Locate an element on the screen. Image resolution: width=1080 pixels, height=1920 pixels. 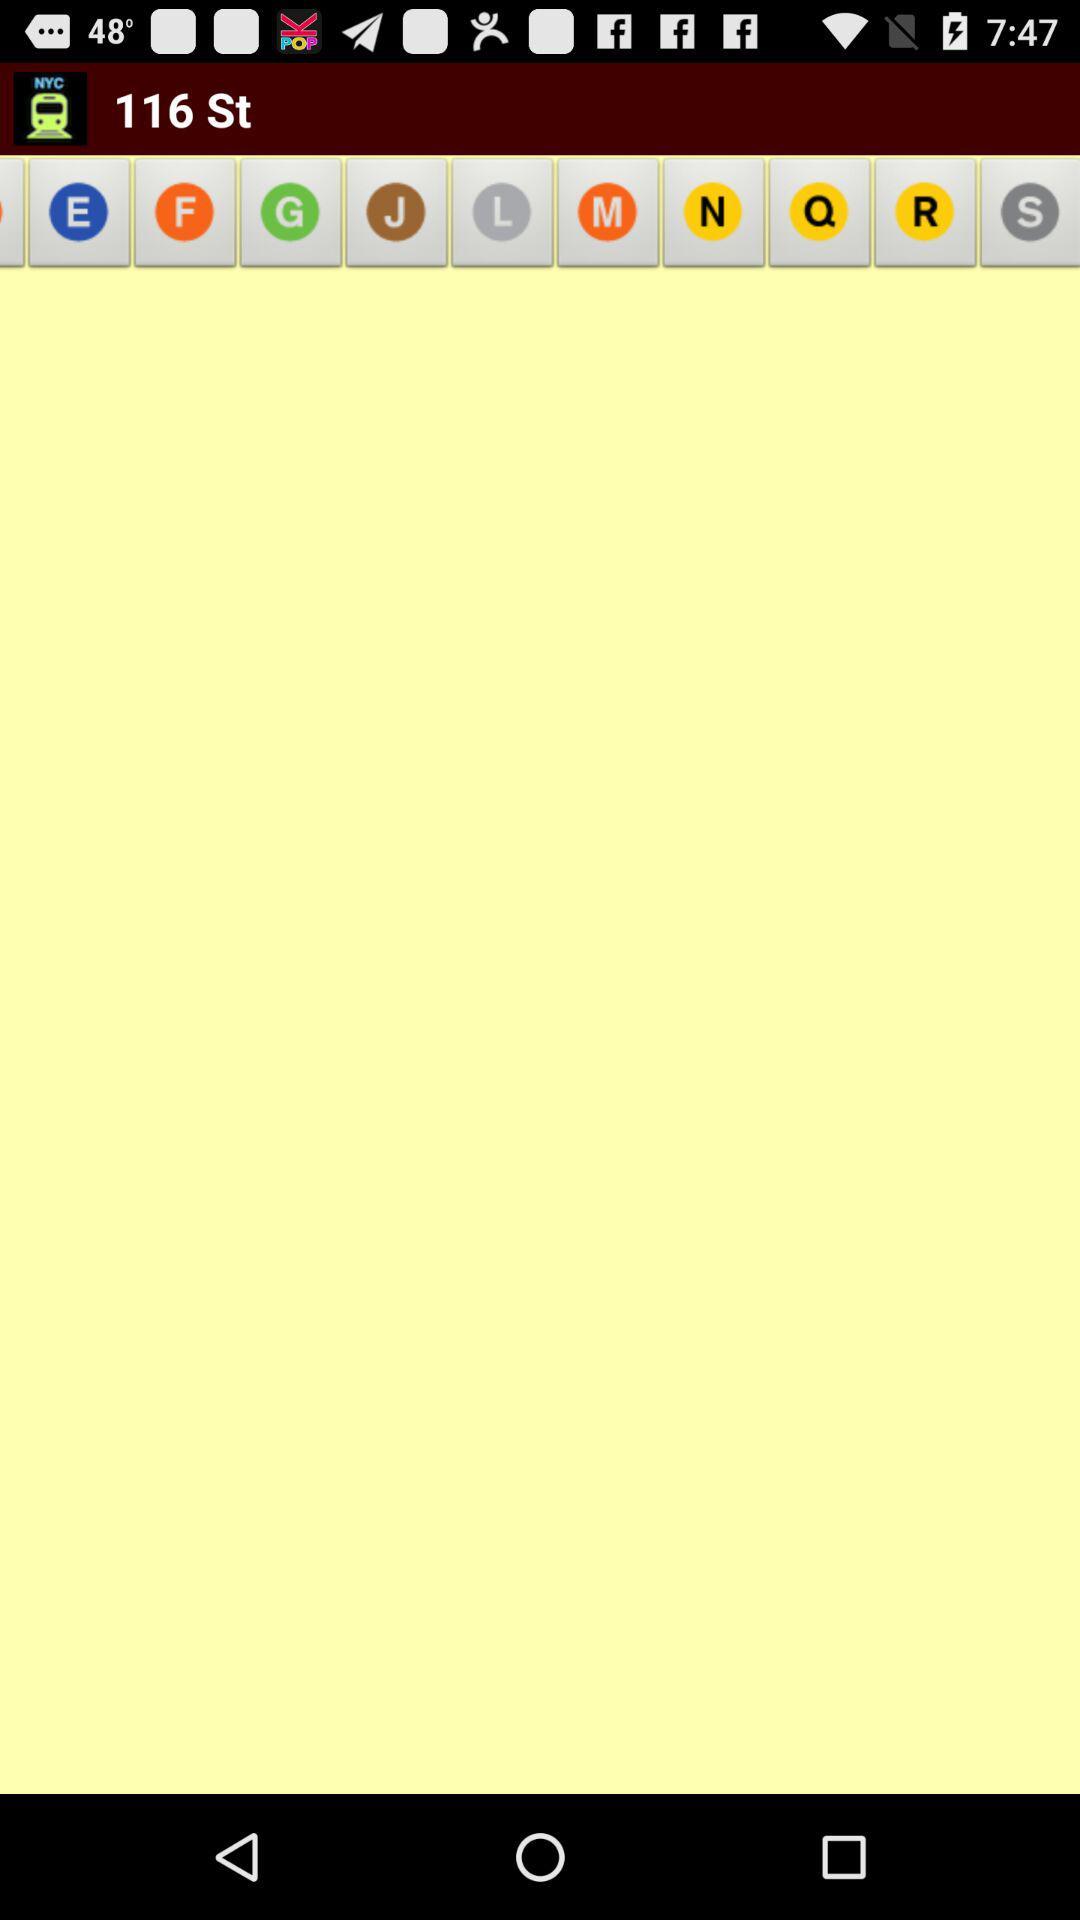
the 116 st app is located at coordinates (168, 108).